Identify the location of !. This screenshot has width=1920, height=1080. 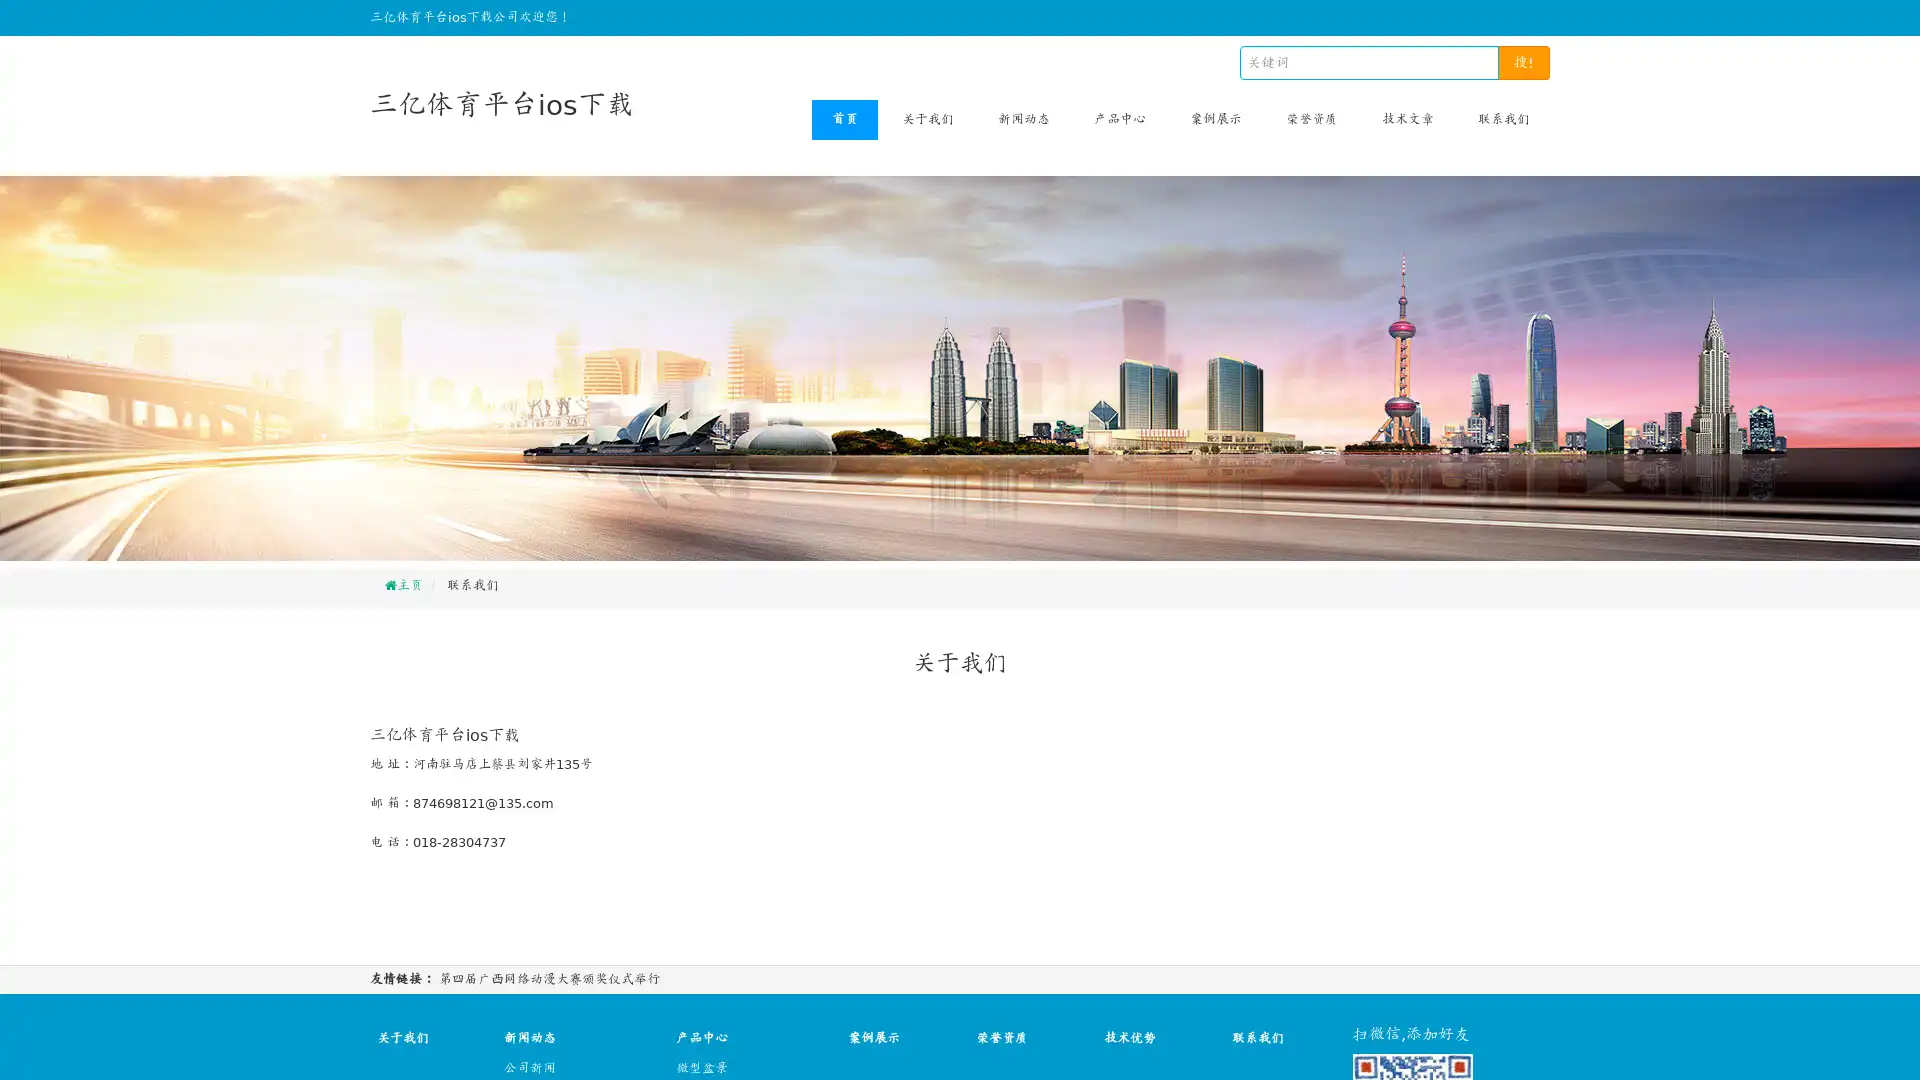
(1523, 61).